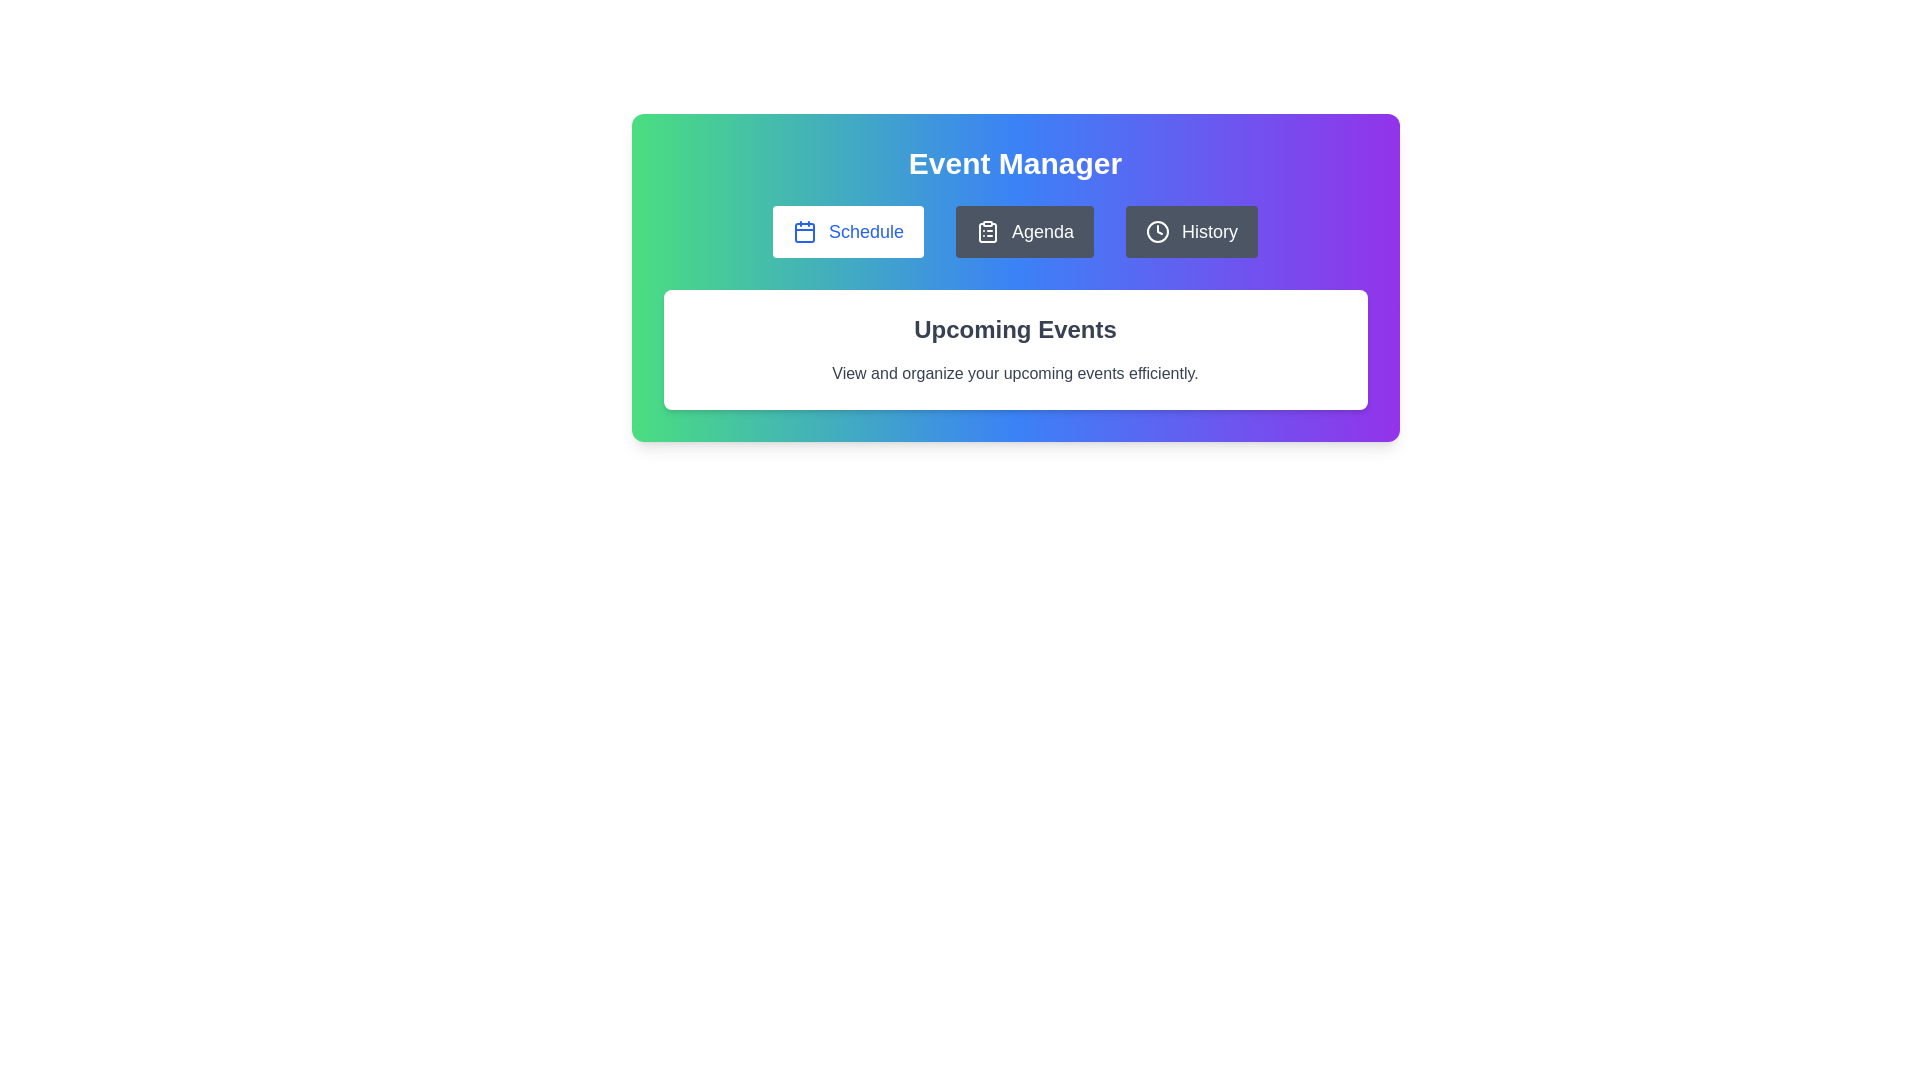 This screenshot has width=1920, height=1080. I want to click on the 'Agenda' button, so click(1025, 230).